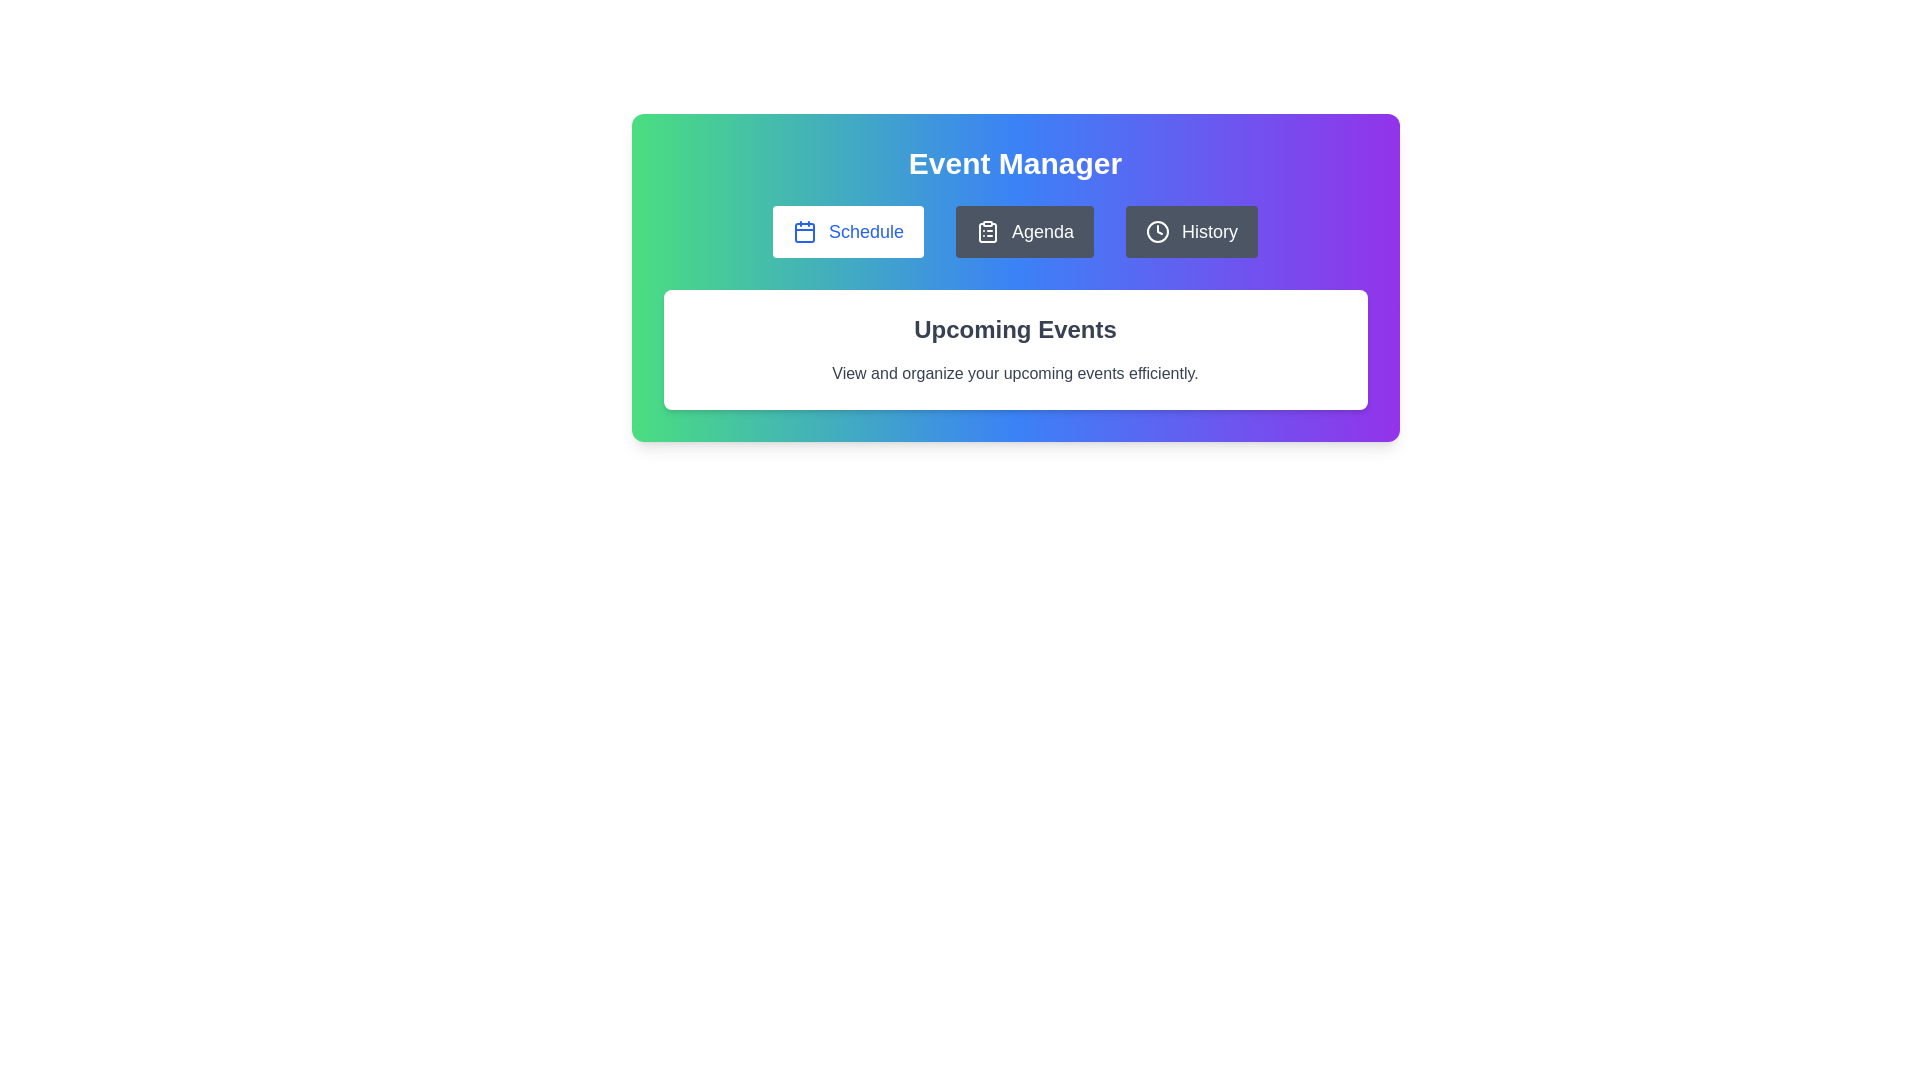 This screenshot has width=1920, height=1080. I want to click on the 'Agenda' button, so click(1025, 230).